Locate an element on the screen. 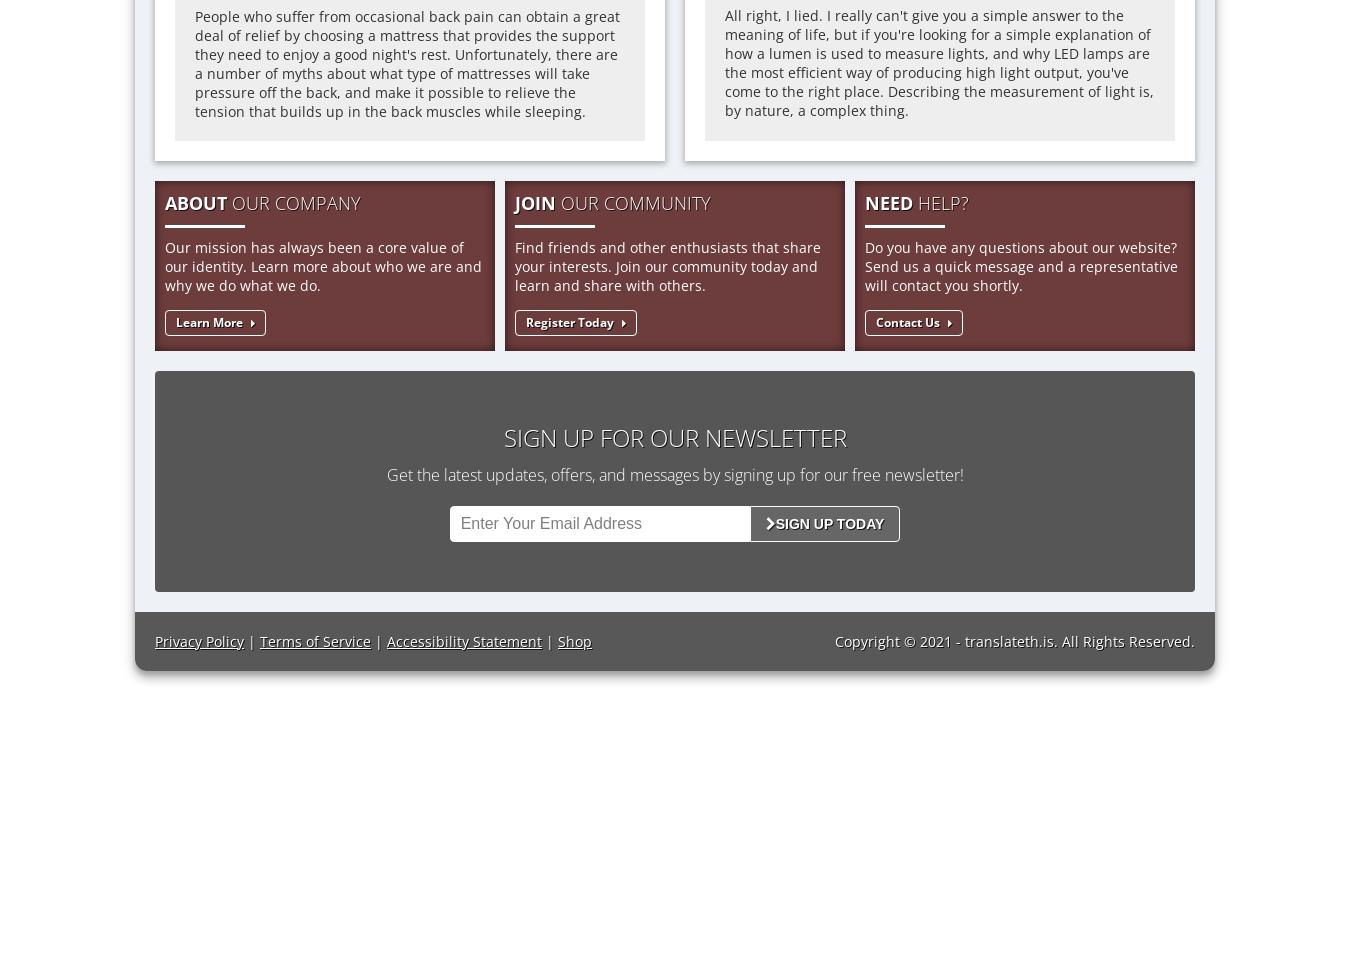 The height and width of the screenshot is (979, 1350). 'About' is located at coordinates (196, 203).